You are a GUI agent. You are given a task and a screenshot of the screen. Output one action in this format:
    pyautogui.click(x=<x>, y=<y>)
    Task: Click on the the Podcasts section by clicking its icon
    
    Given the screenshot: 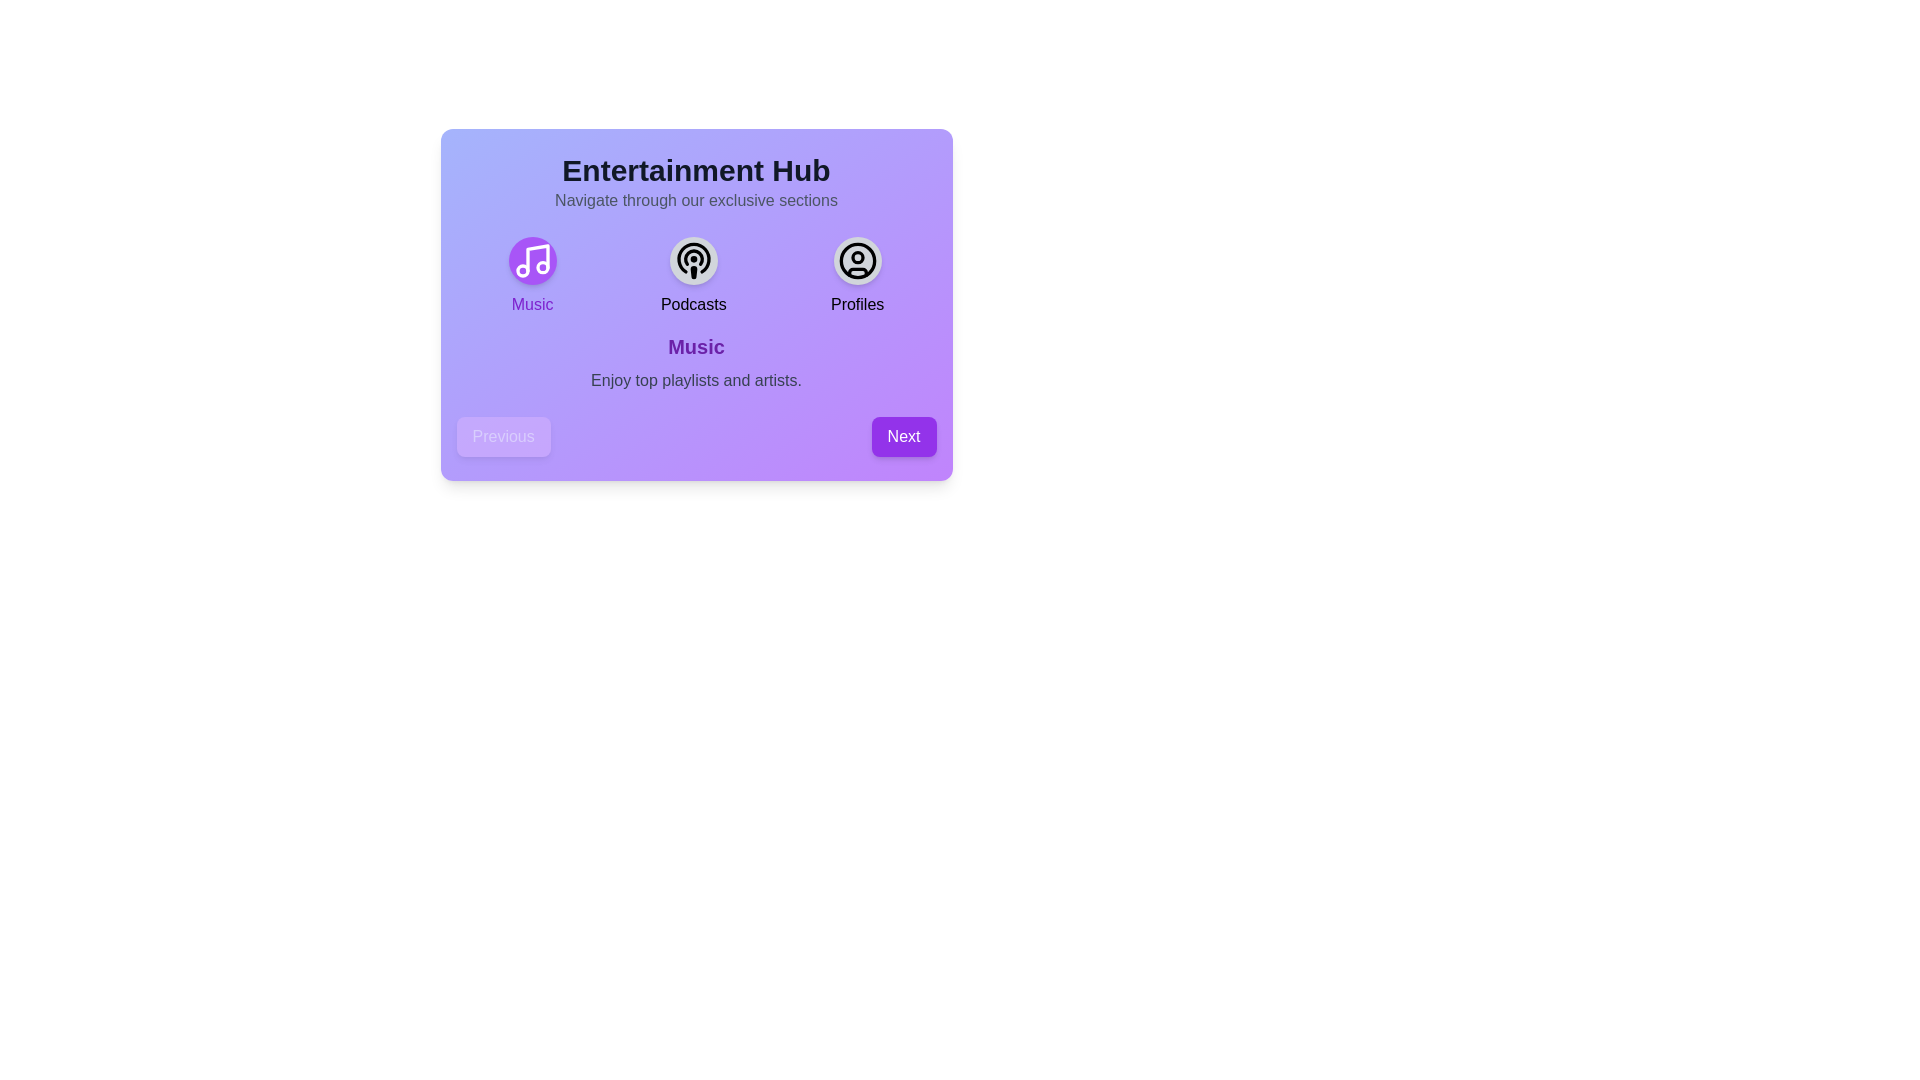 What is the action you would take?
    pyautogui.click(x=693, y=260)
    